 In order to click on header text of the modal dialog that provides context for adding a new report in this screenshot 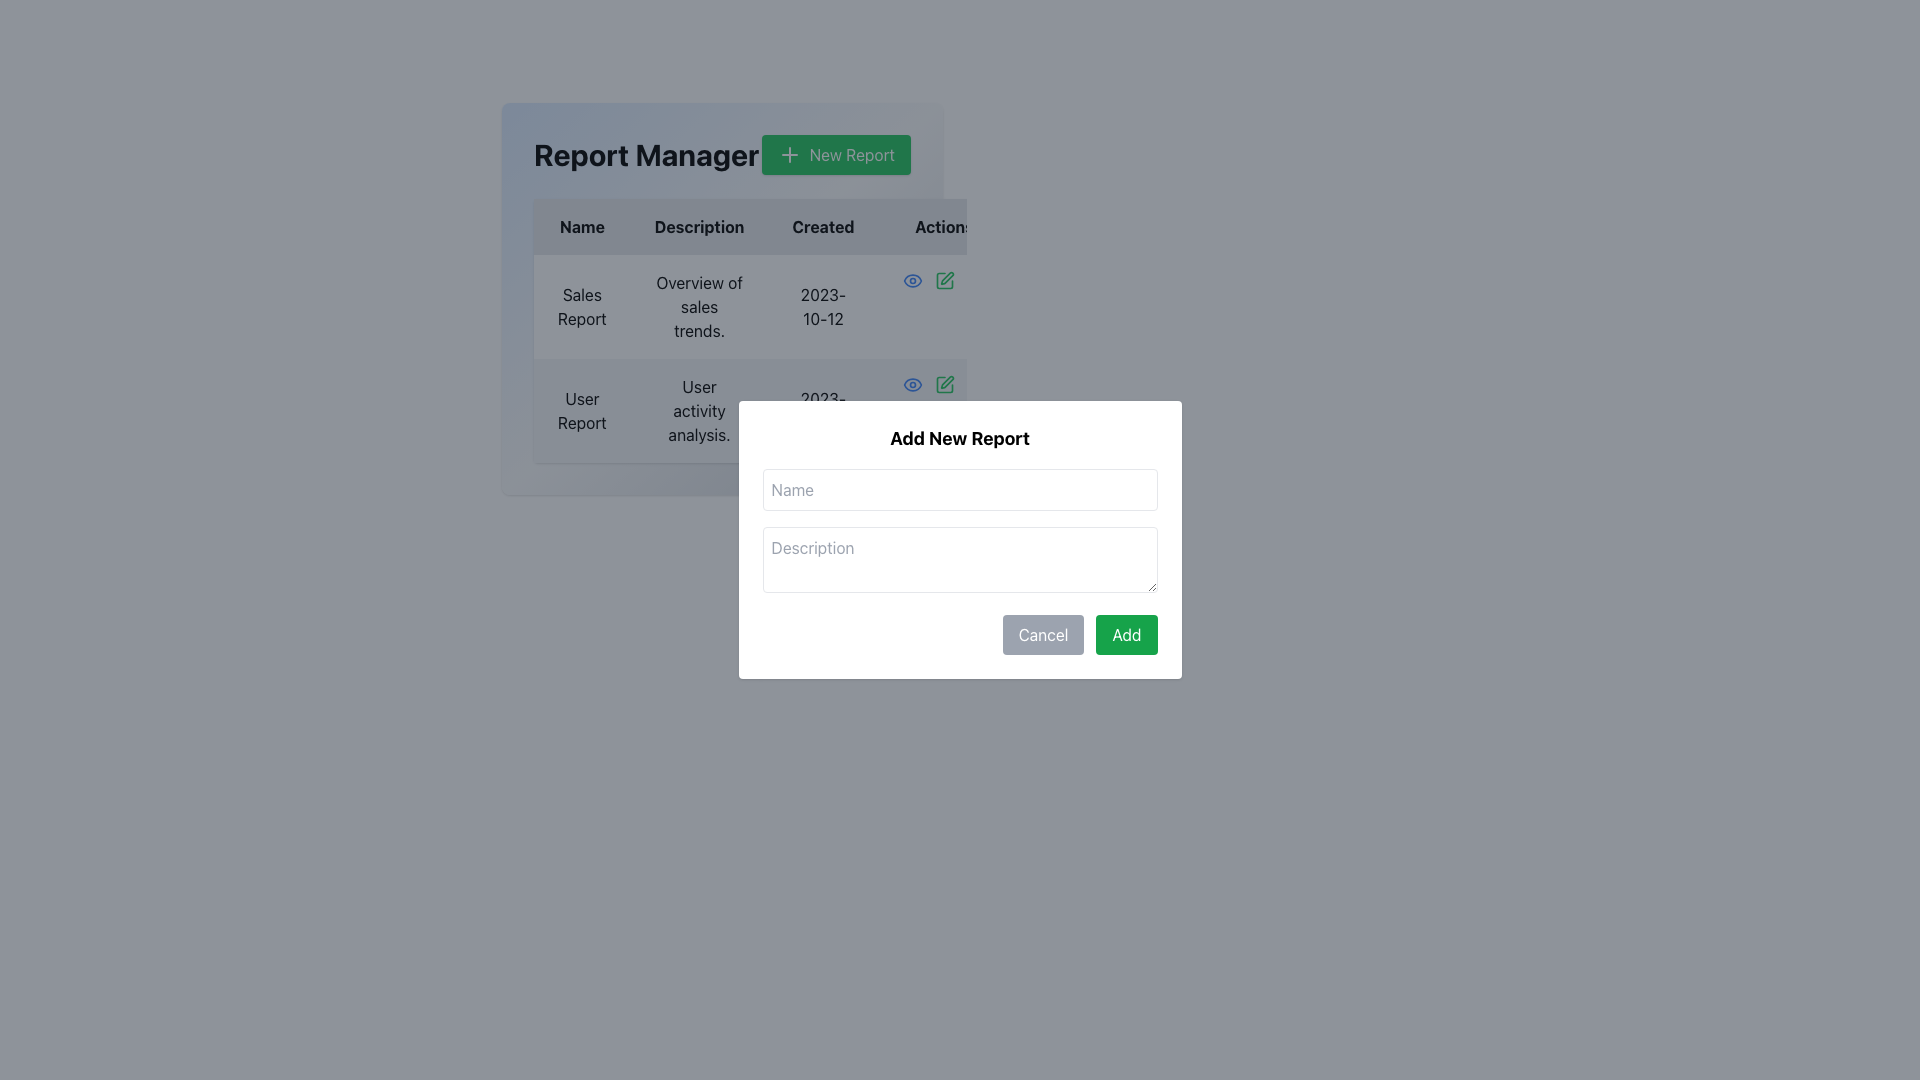, I will do `click(960, 438)`.